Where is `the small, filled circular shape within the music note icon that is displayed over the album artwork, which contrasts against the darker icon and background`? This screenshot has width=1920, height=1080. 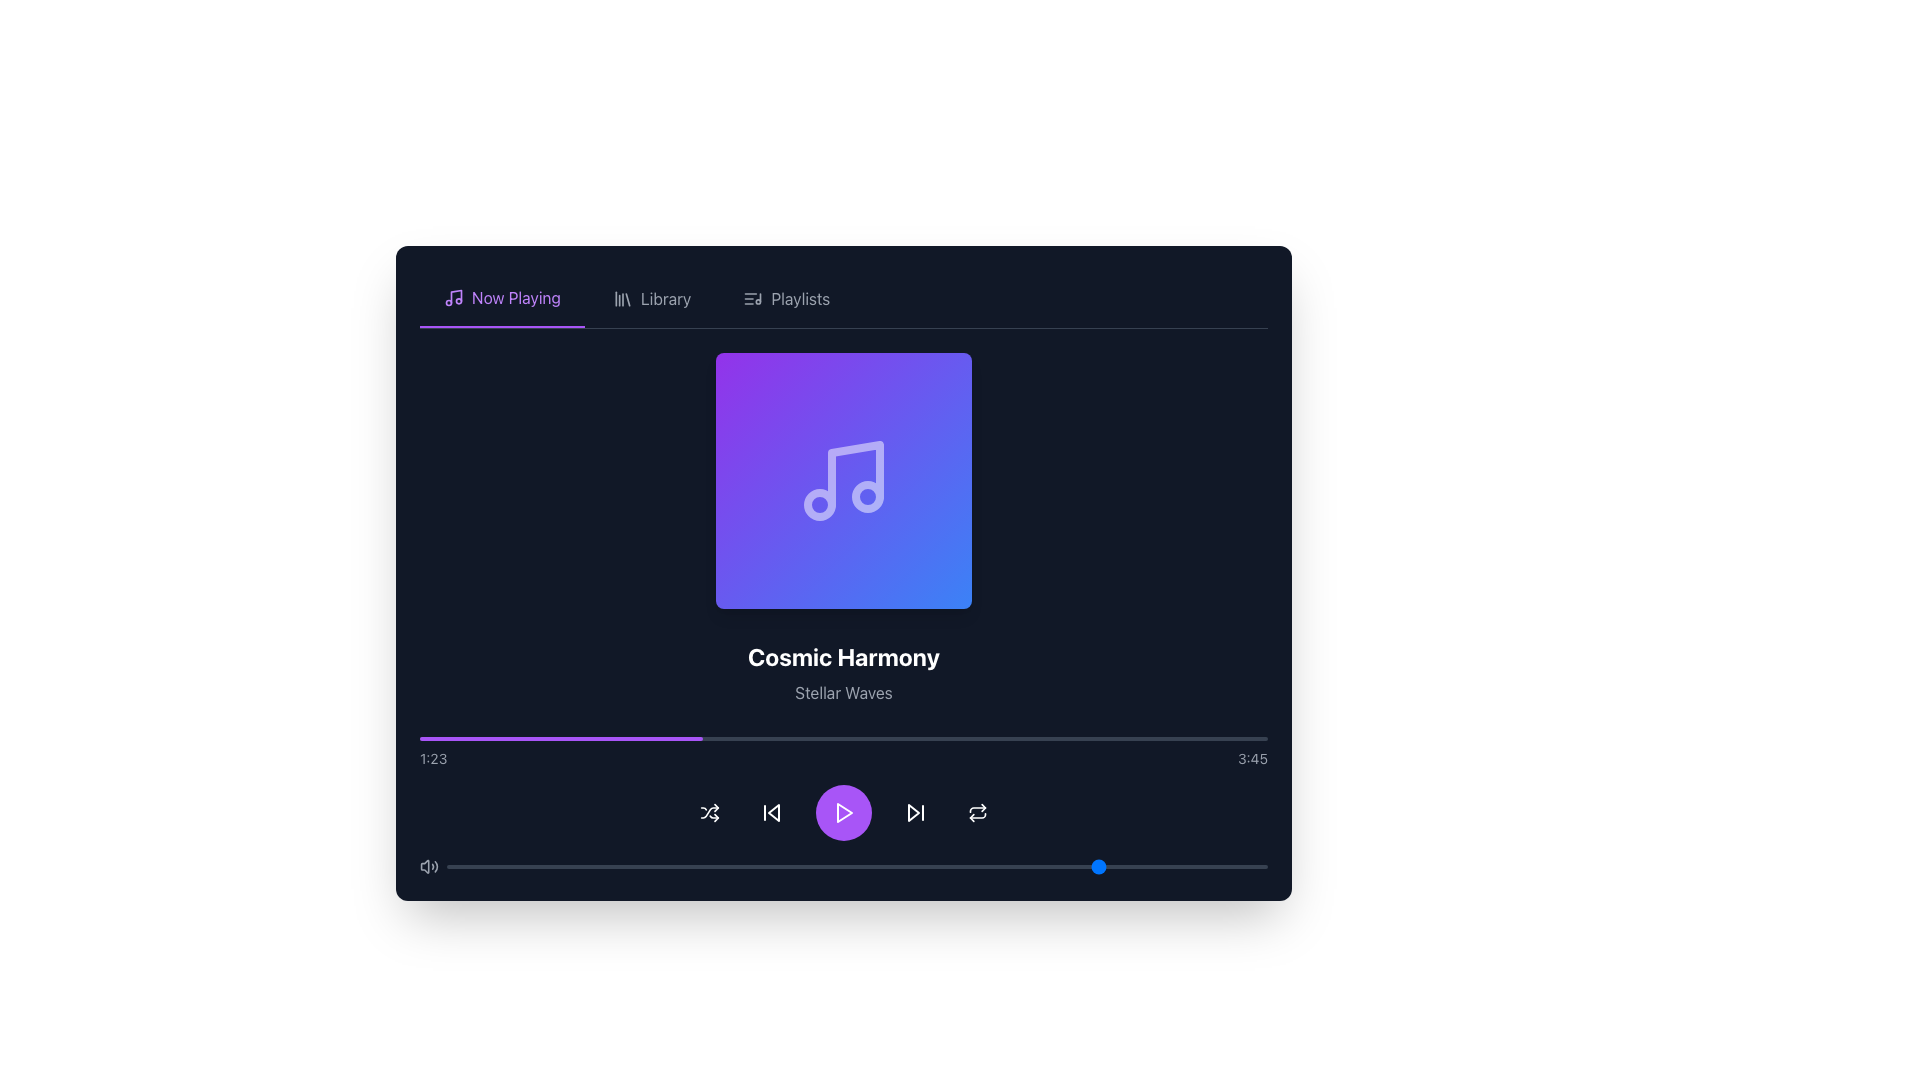 the small, filled circular shape within the music note icon that is displayed over the album artwork, which contrasts against the darker icon and background is located at coordinates (820, 504).